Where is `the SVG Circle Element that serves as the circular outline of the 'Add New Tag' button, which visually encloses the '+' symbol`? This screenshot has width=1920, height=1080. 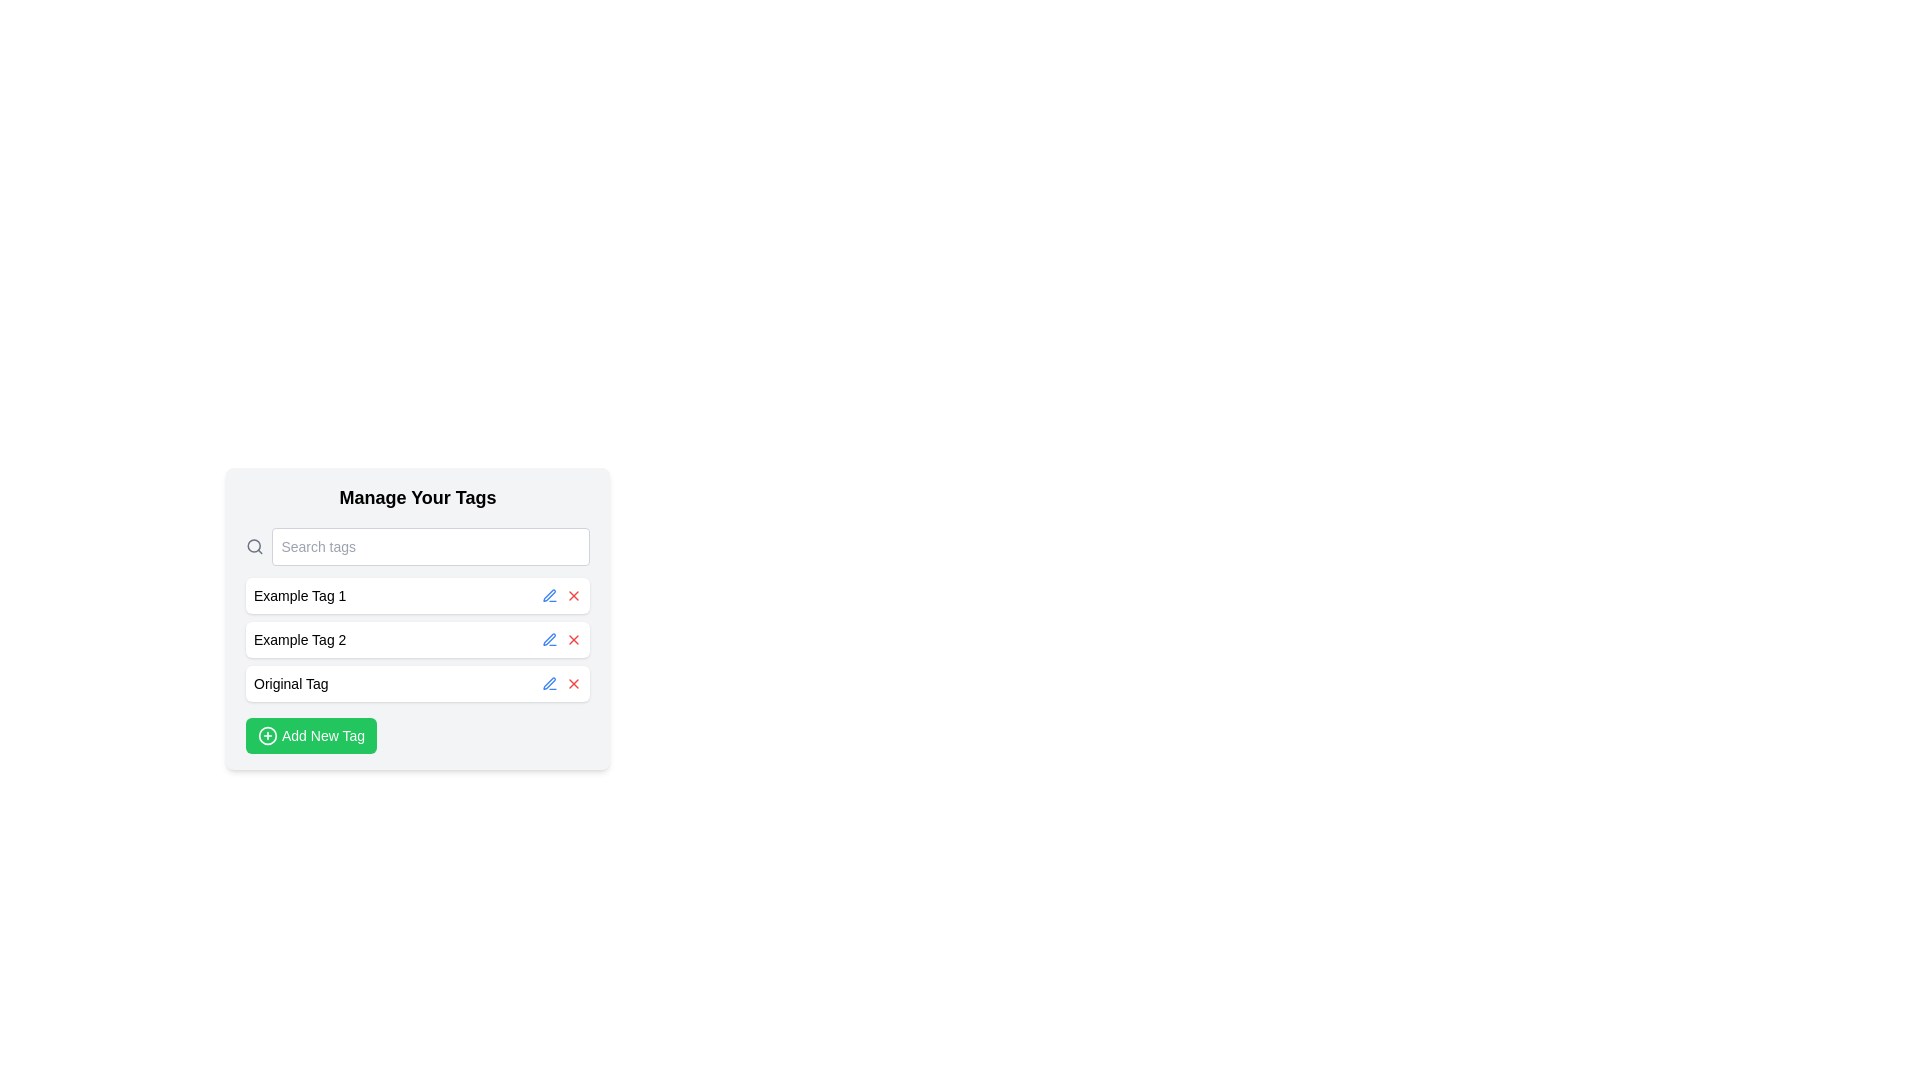 the SVG Circle Element that serves as the circular outline of the 'Add New Tag' button, which visually encloses the '+' symbol is located at coordinates (267, 736).